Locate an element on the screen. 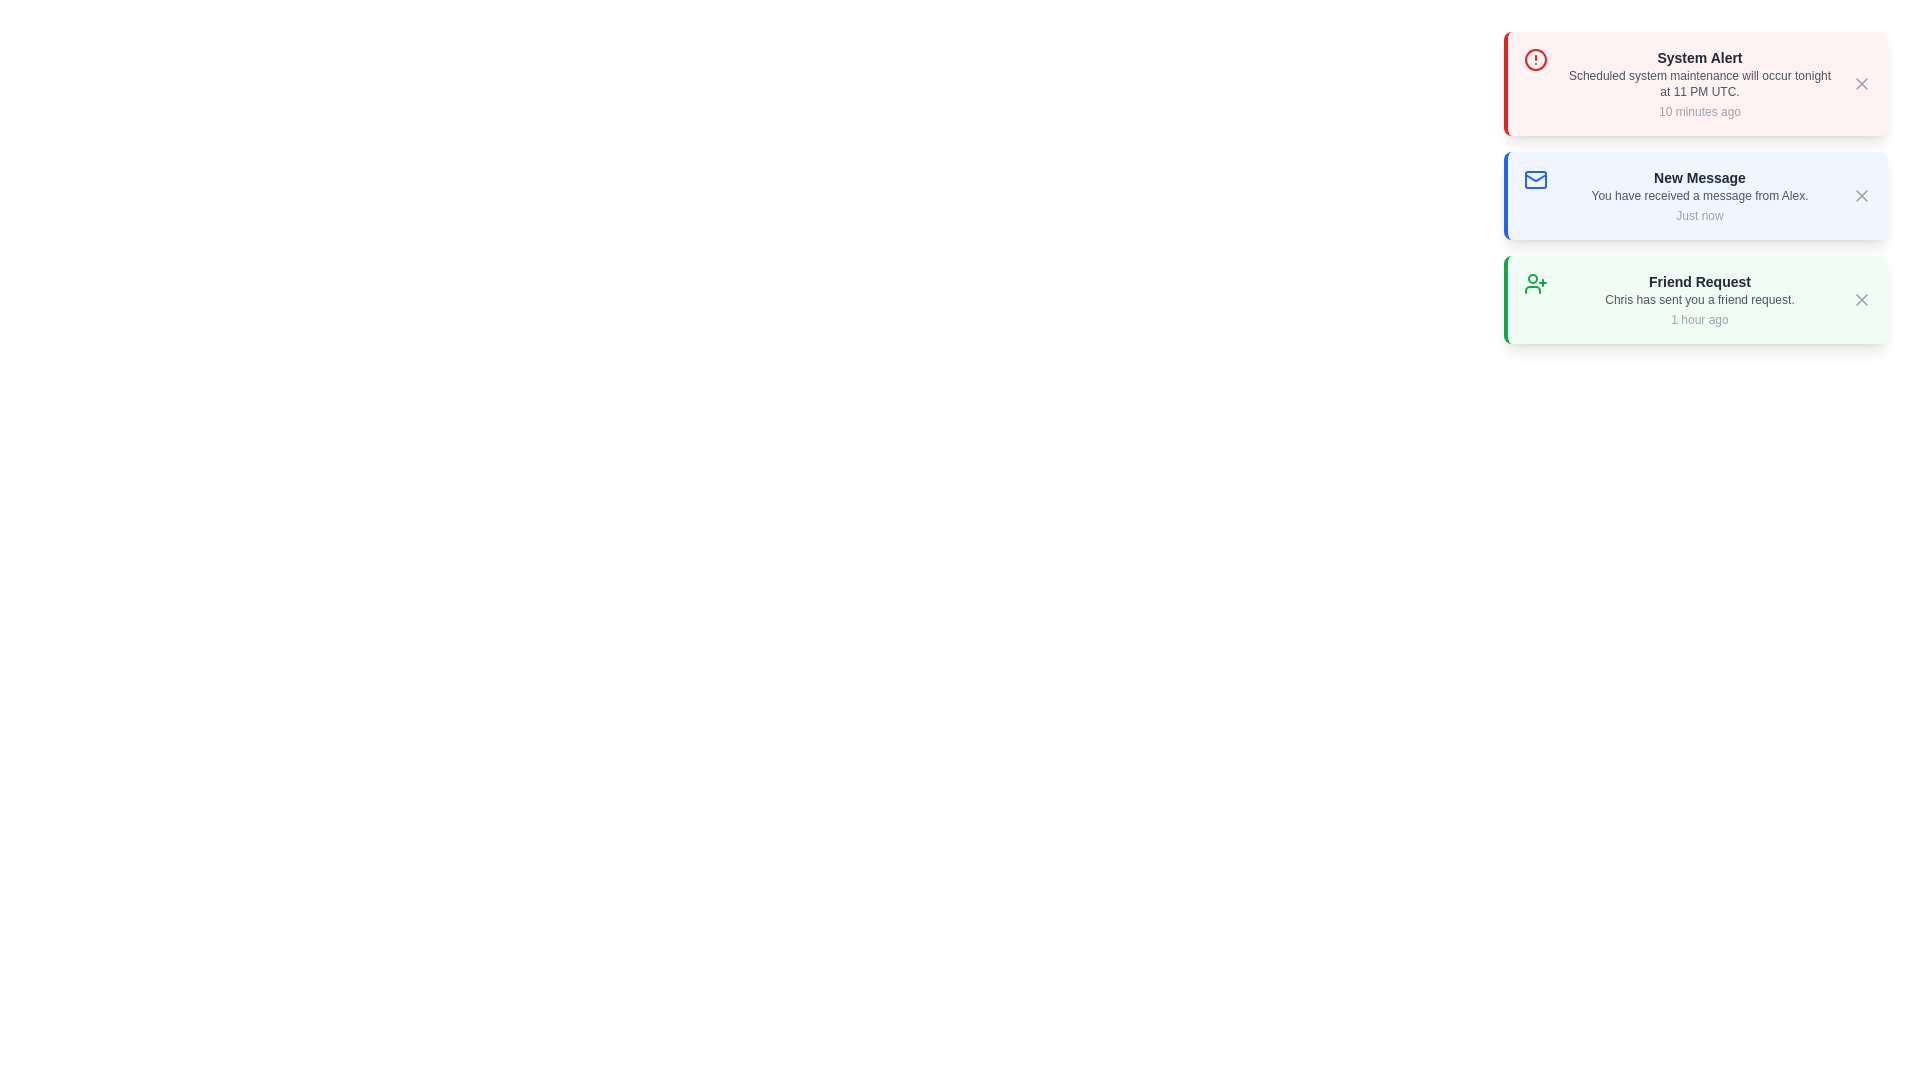 Image resolution: width=1920 pixels, height=1080 pixels. the notification panel indicating a new message, which has a light blue background and contains the text 'New Message' and a close button on the right is located at coordinates (1694, 196).